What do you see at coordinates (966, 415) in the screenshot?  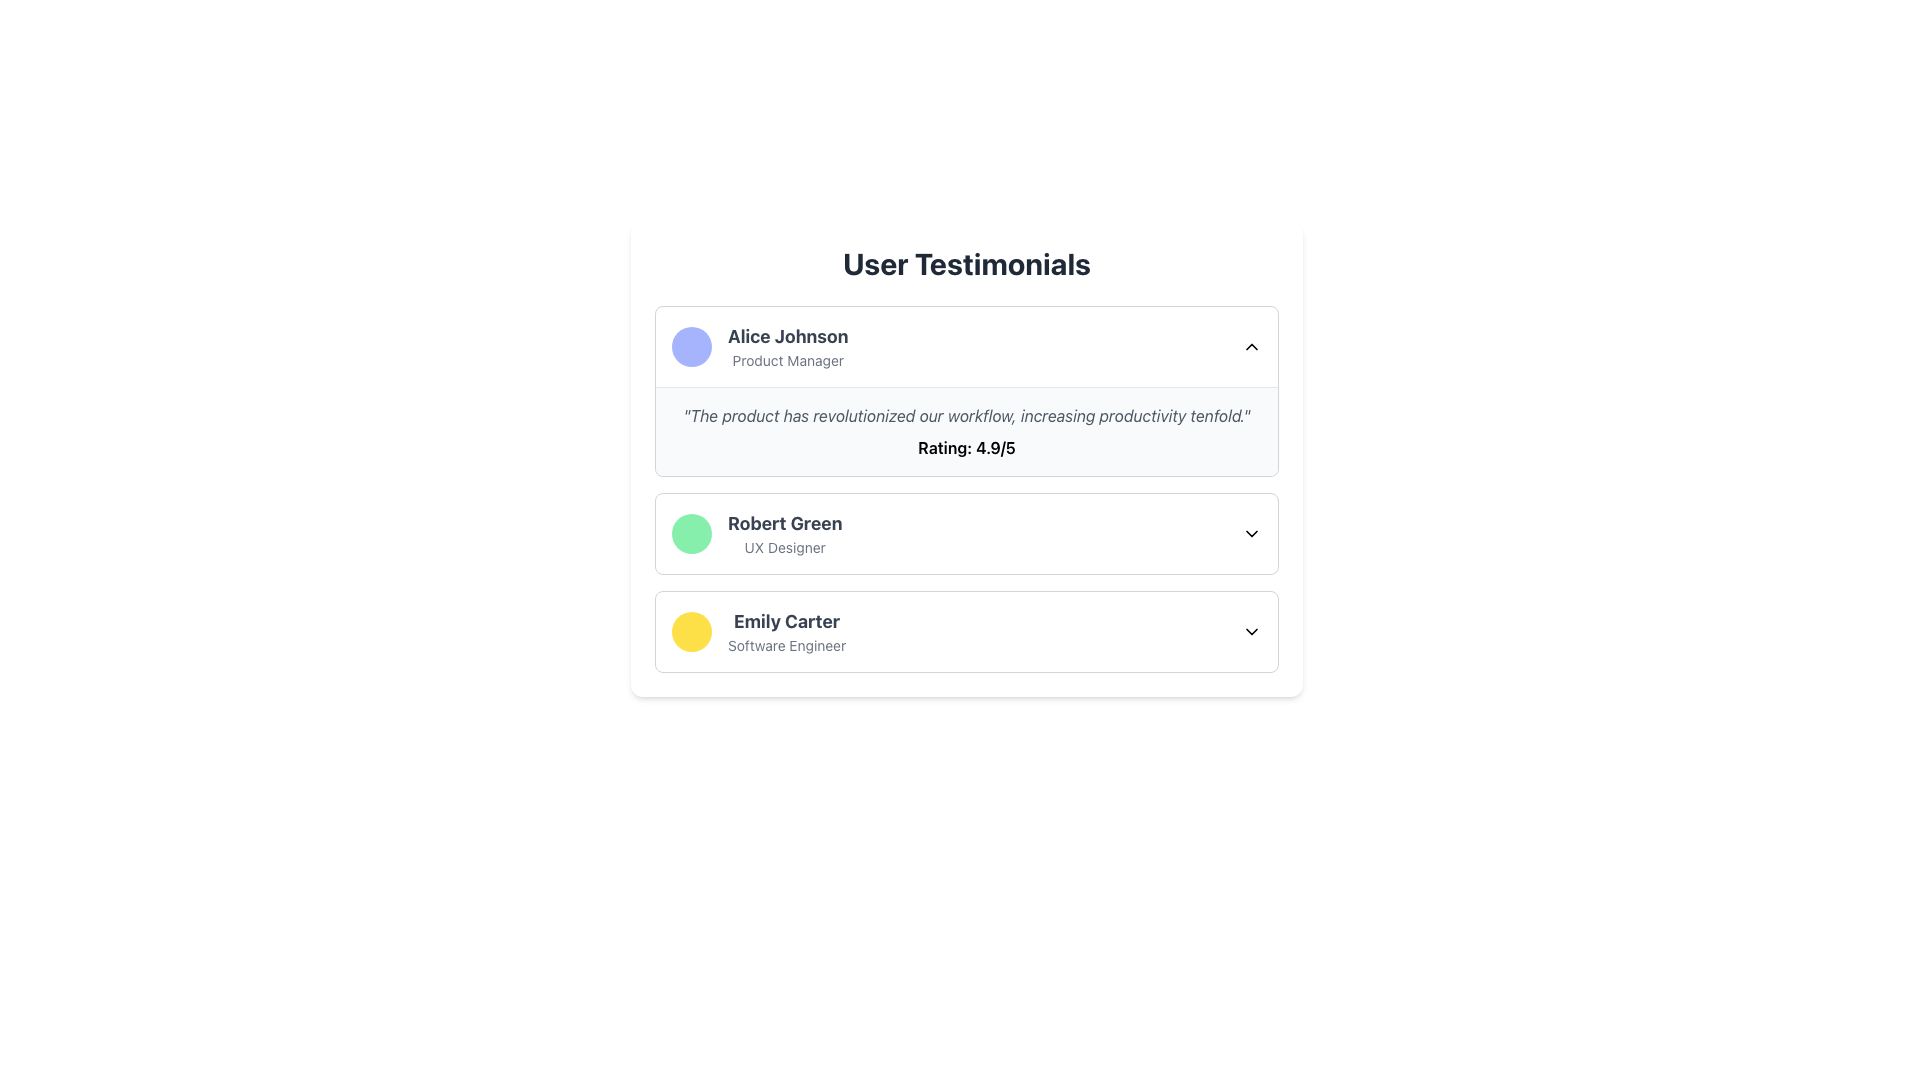 I see `the text segment styled in gray italicized font that reads 'The product has revolutionized our workflow, increasing productivity tenfold.' This text is located in the top testimonial card, below the author's name and above the rating 'Rating: 4.9/5'` at bounding box center [966, 415].